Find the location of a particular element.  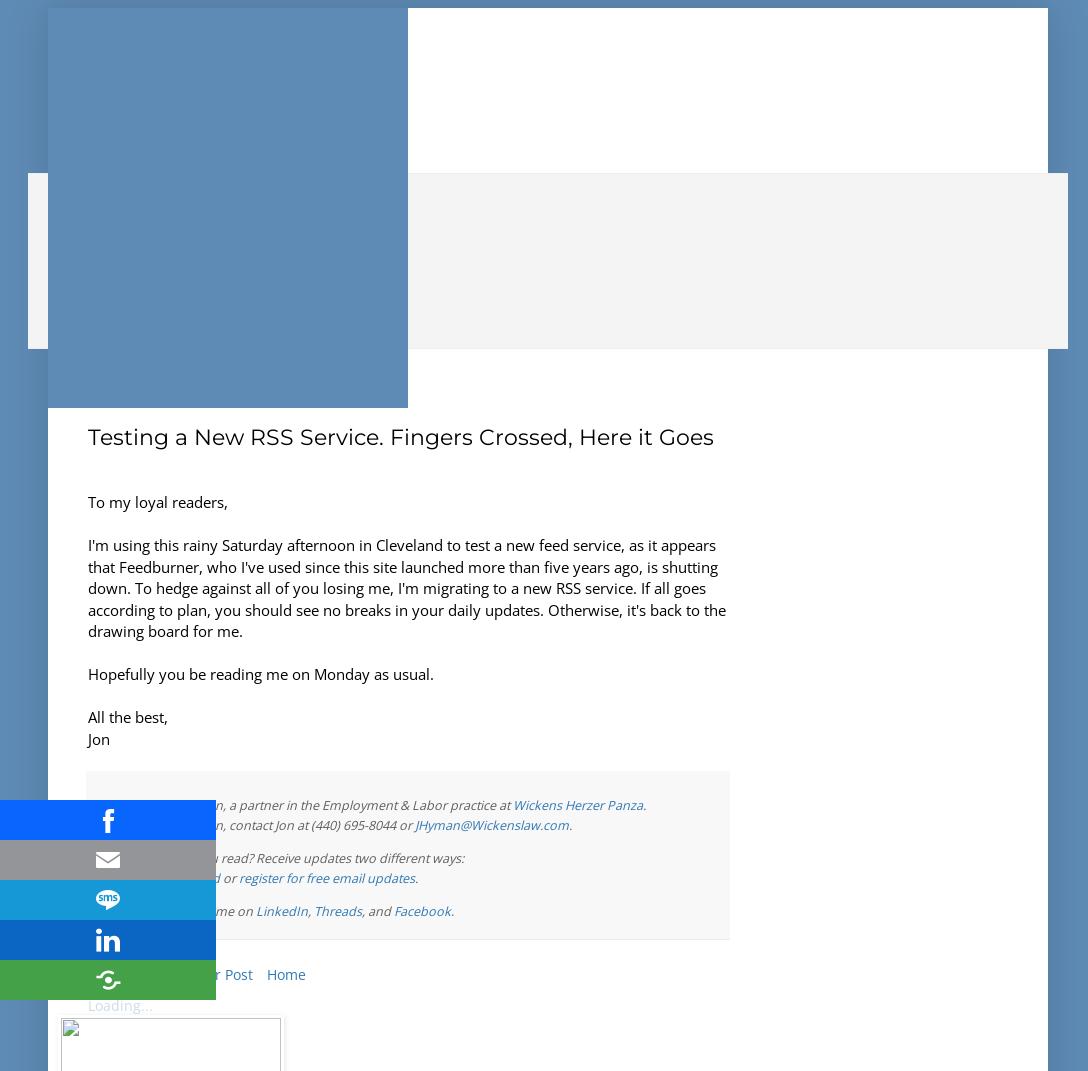

'To my loyal readers,' is located at coordinates (156, 500).